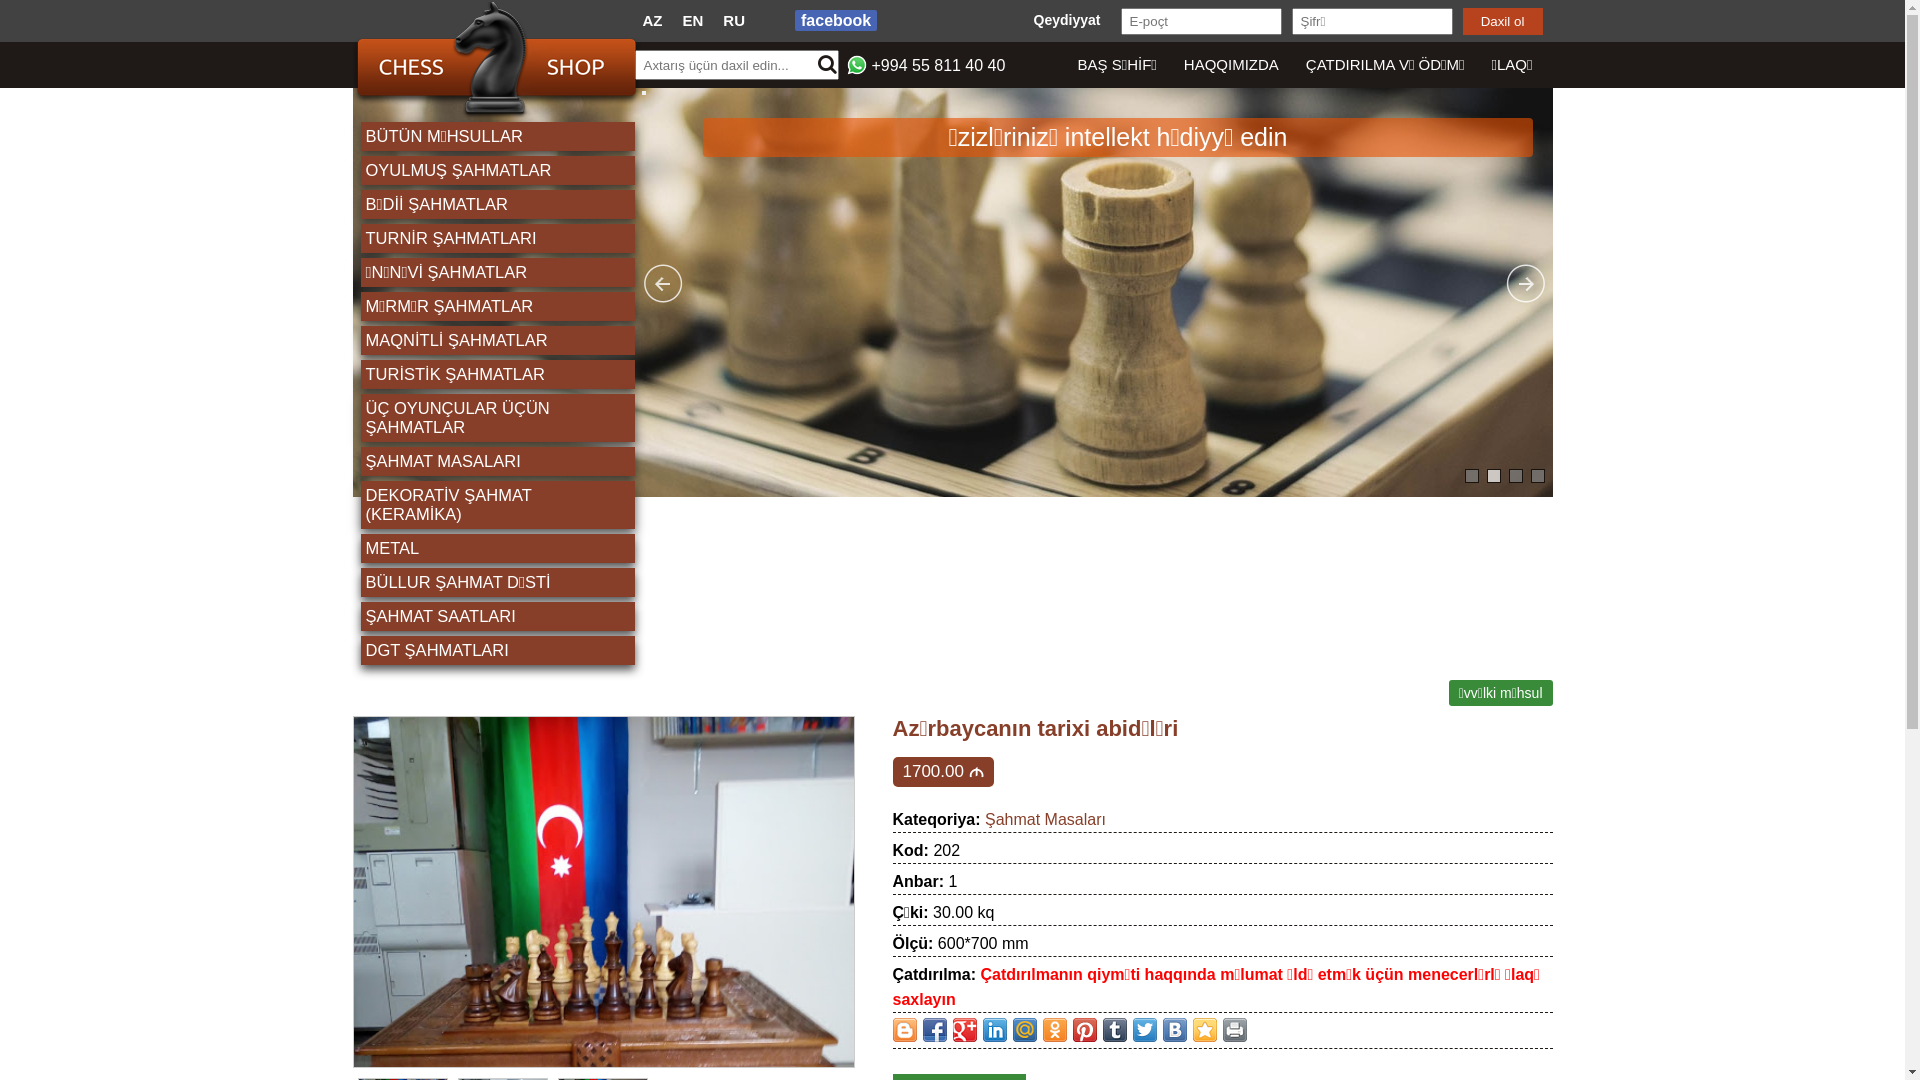 Image resolution: width=1920 pixels, height=1080 pixels. I want to click on 'Share on VK', so click(1174, 1029).